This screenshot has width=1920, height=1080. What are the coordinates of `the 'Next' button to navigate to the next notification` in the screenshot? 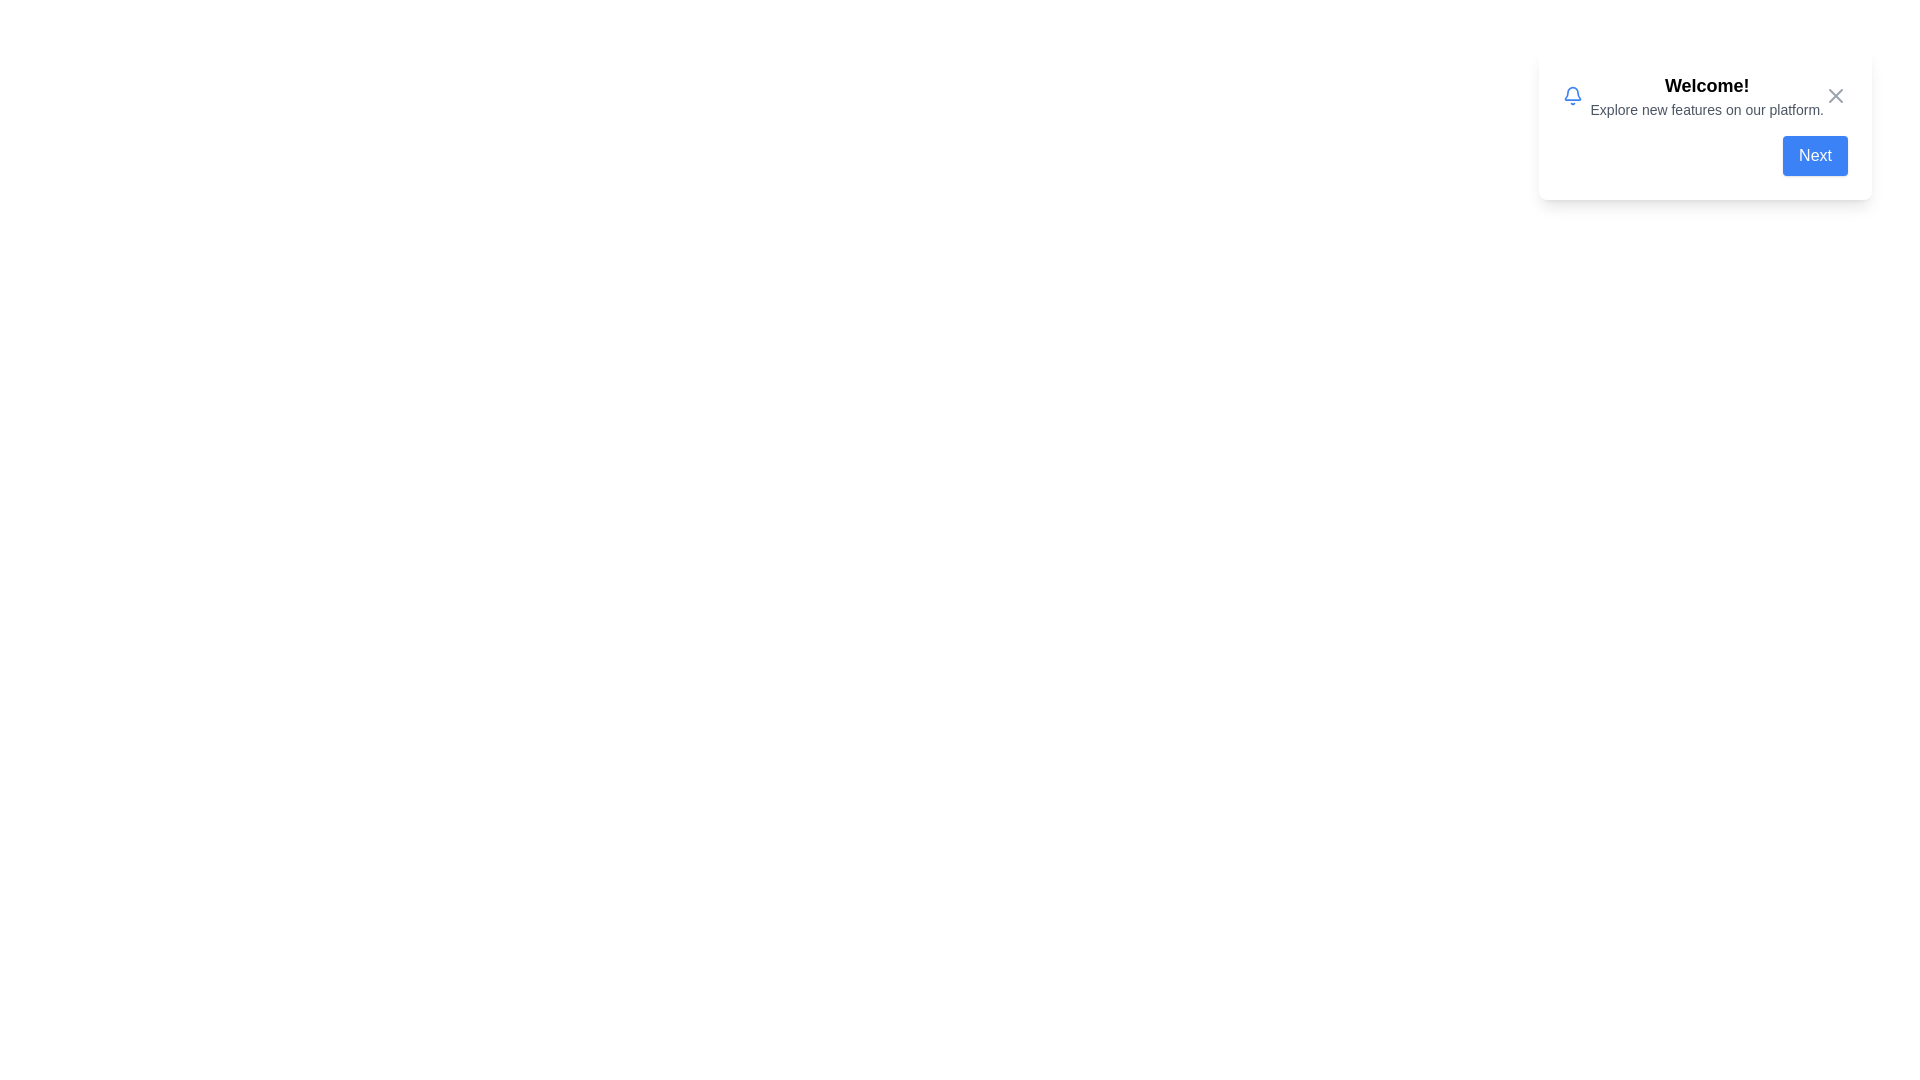 It's located at (1815, 154).